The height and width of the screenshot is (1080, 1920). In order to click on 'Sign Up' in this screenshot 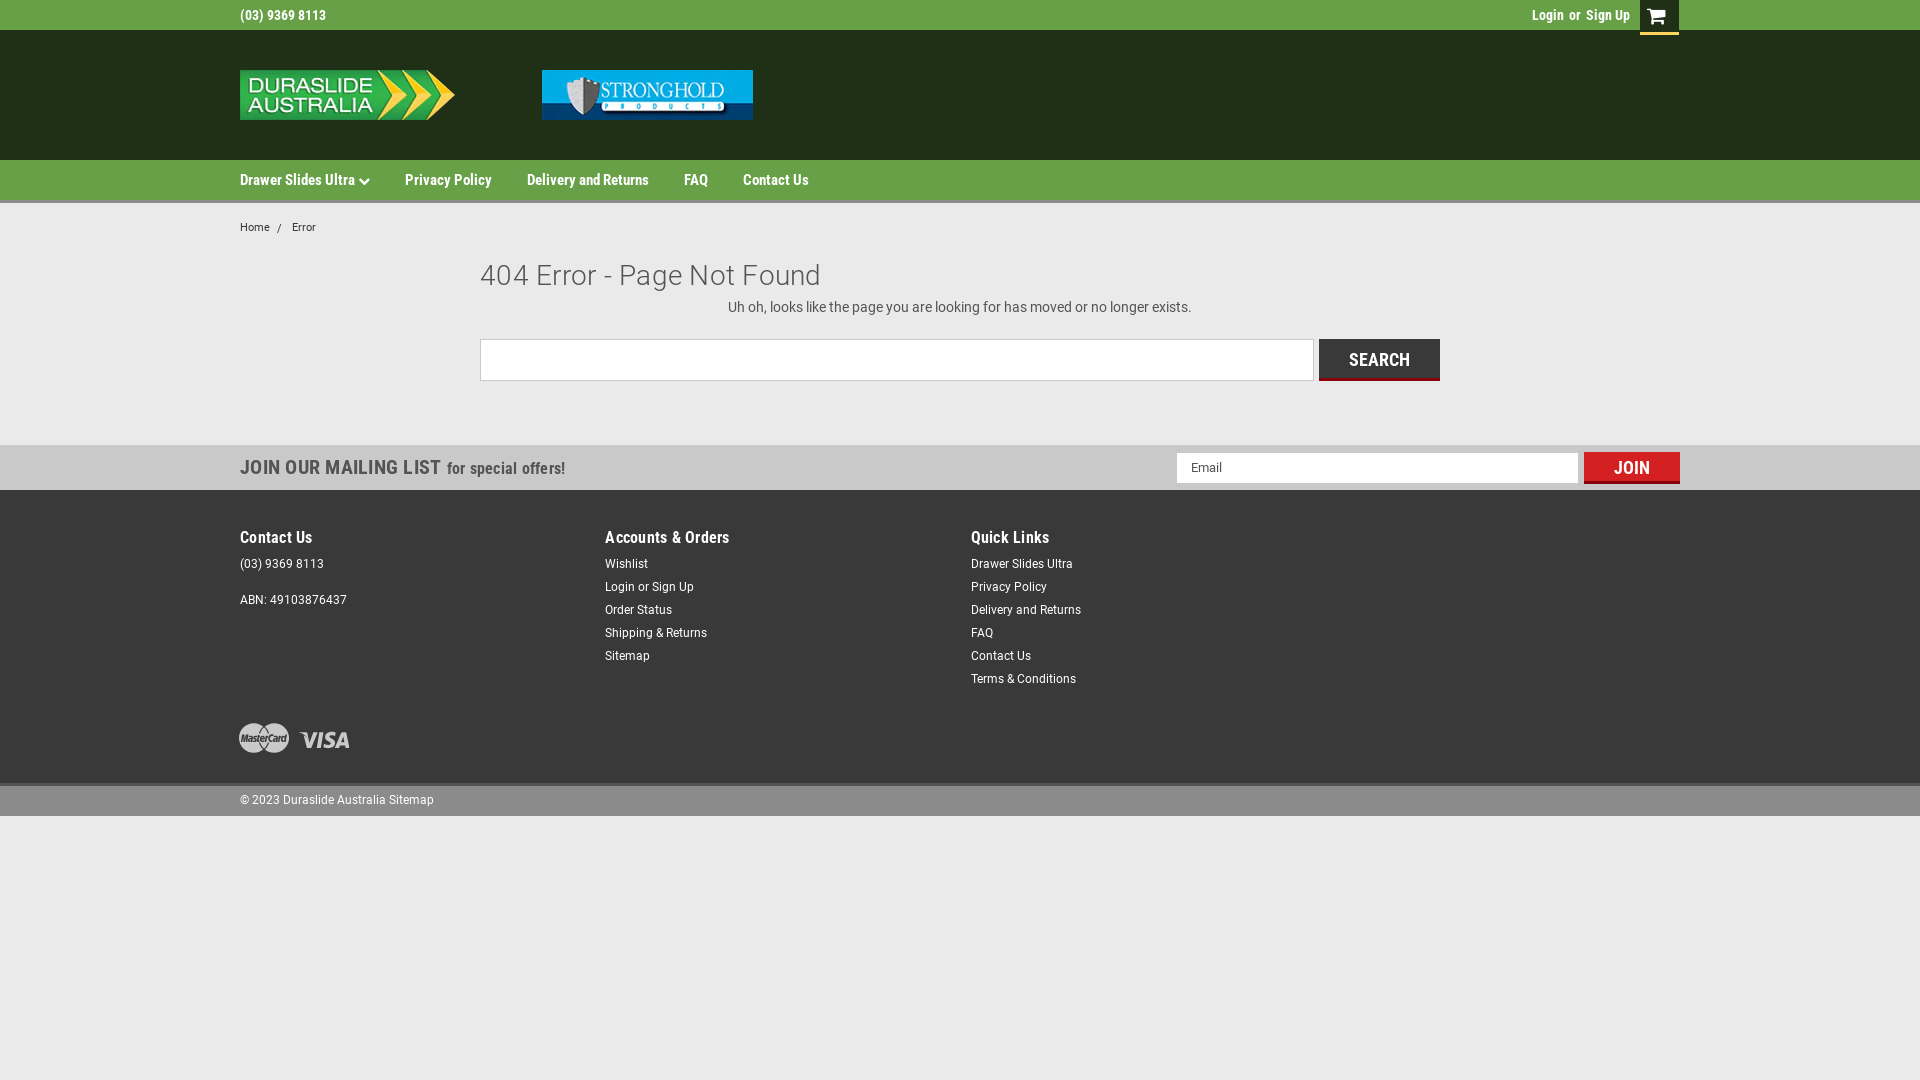, I will do `click(1605, 15)`.